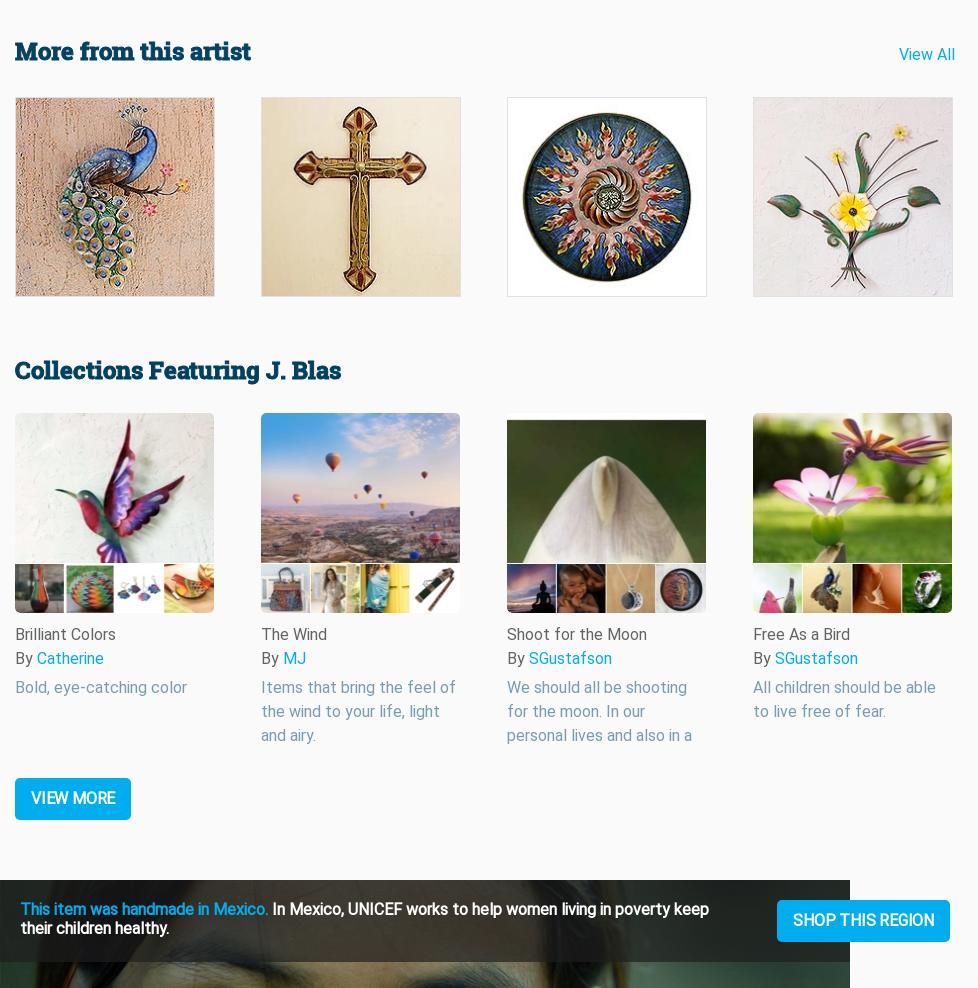 Image resolution: width=978 pixels, height=988 pixels. Describe the element at coordinates (800, 633) in the screenshot. I see `'Free As a Bird'` at that location.